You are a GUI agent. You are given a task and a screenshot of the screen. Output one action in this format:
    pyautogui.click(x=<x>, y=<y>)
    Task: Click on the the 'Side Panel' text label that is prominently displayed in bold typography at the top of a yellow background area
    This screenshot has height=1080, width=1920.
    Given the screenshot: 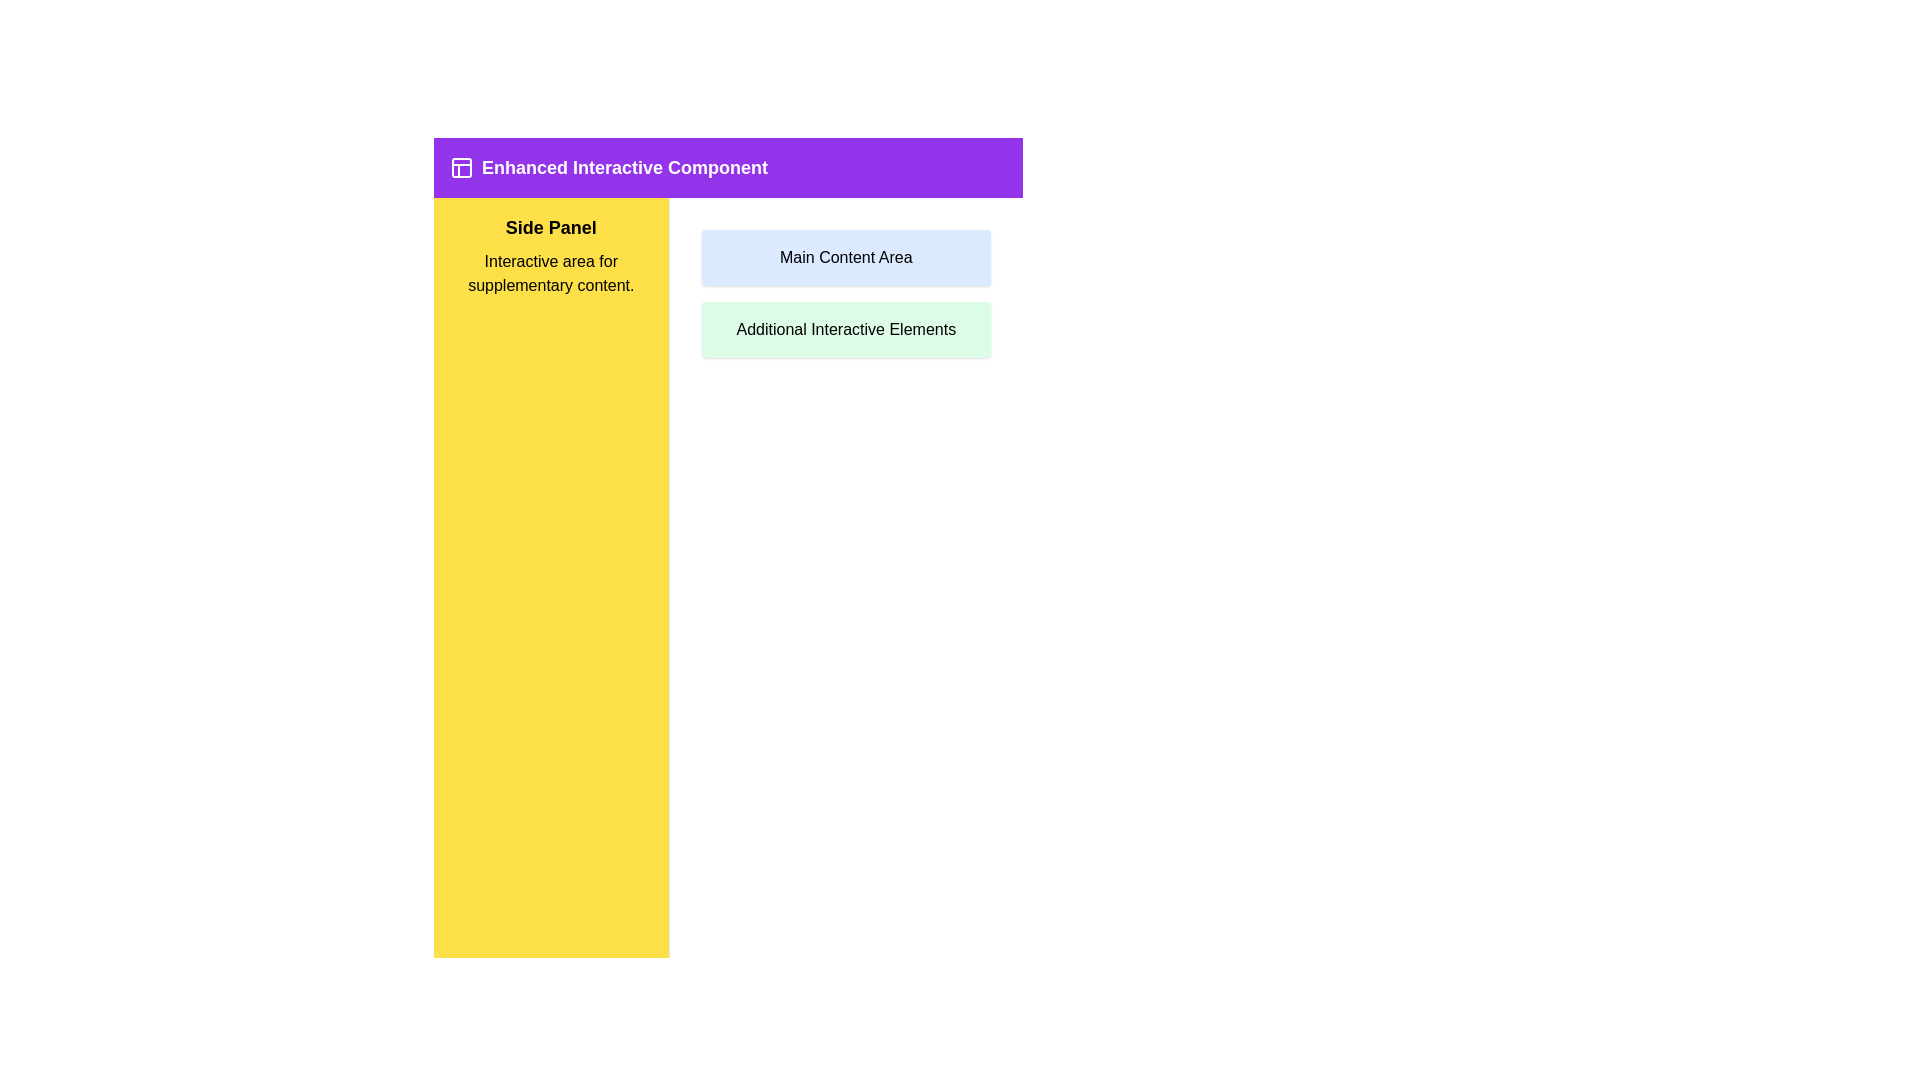 What is the action you would take?
    pyautogui.click(x=551, y=226)
    